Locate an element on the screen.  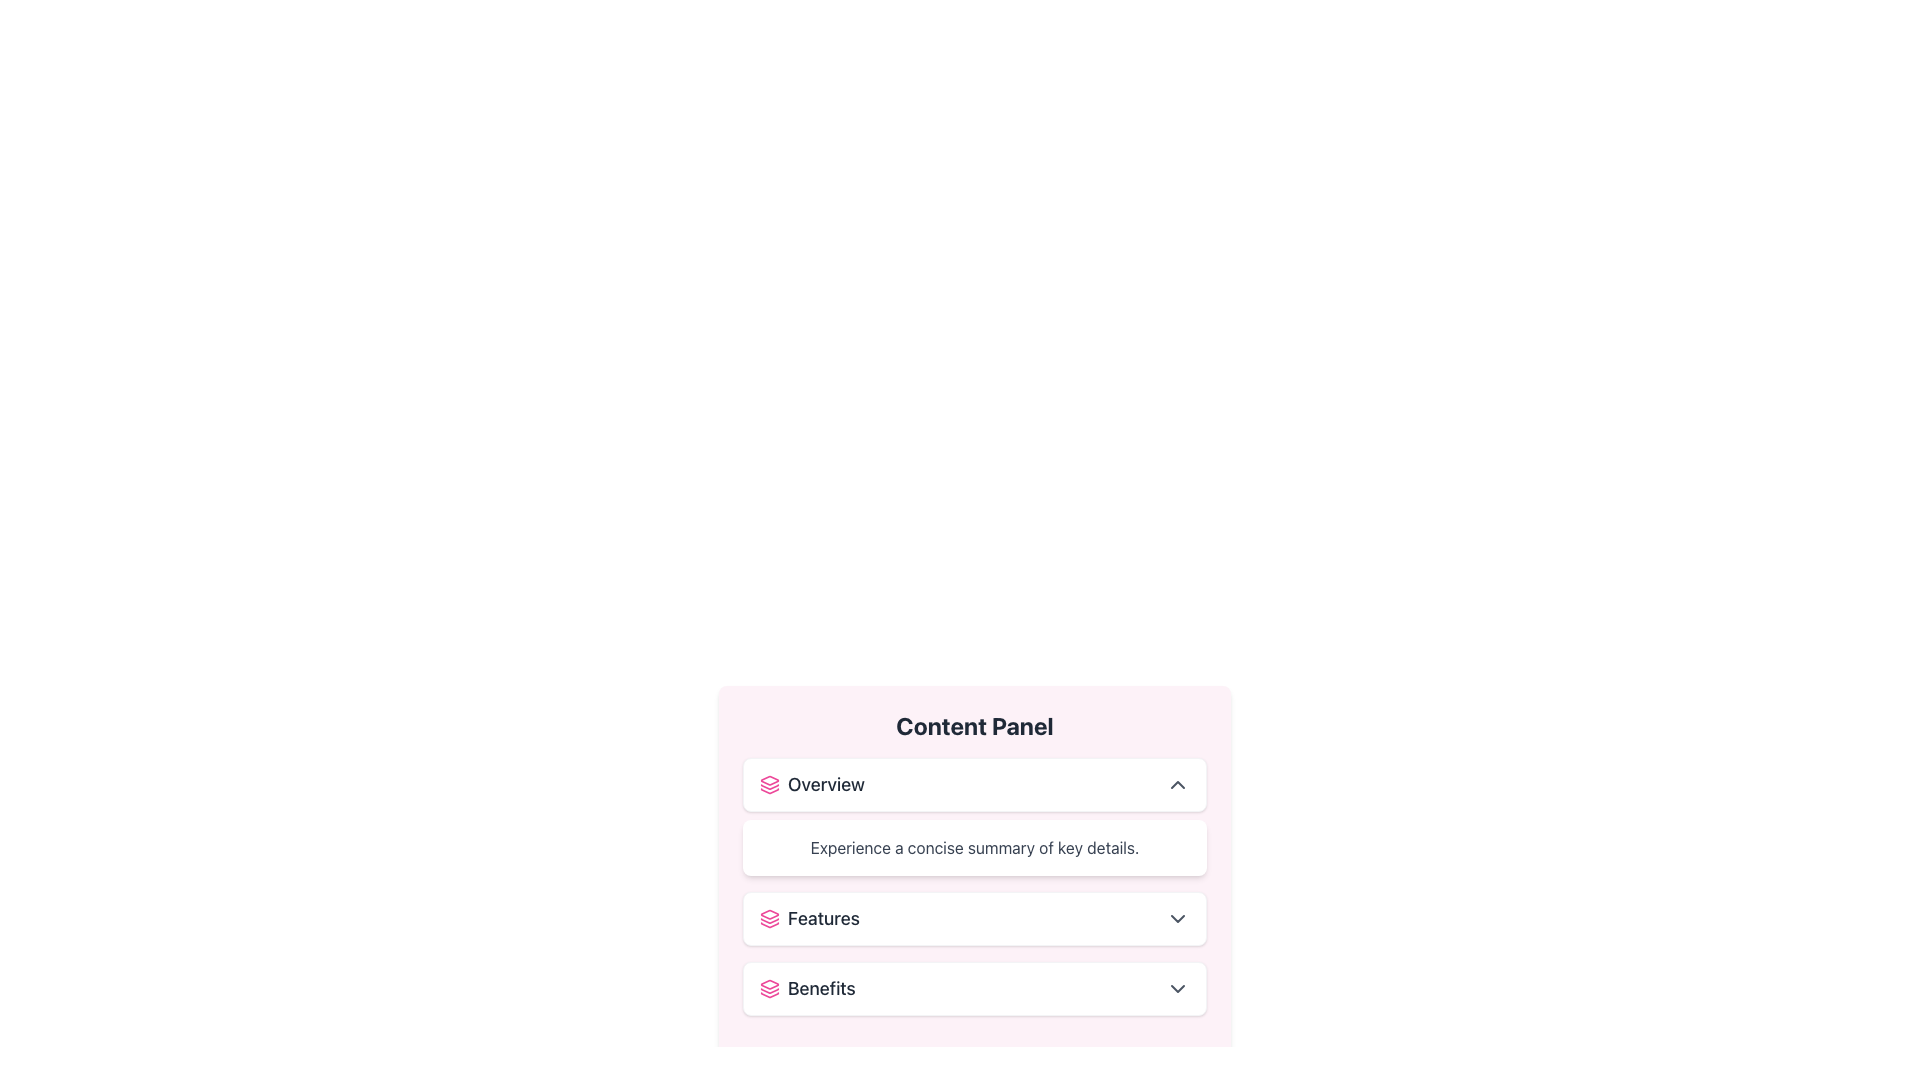
the 'Overview' icon, which is positioned to the far left of the 'Overview' header, aiding in navigation is located at coordinates (768, 784).